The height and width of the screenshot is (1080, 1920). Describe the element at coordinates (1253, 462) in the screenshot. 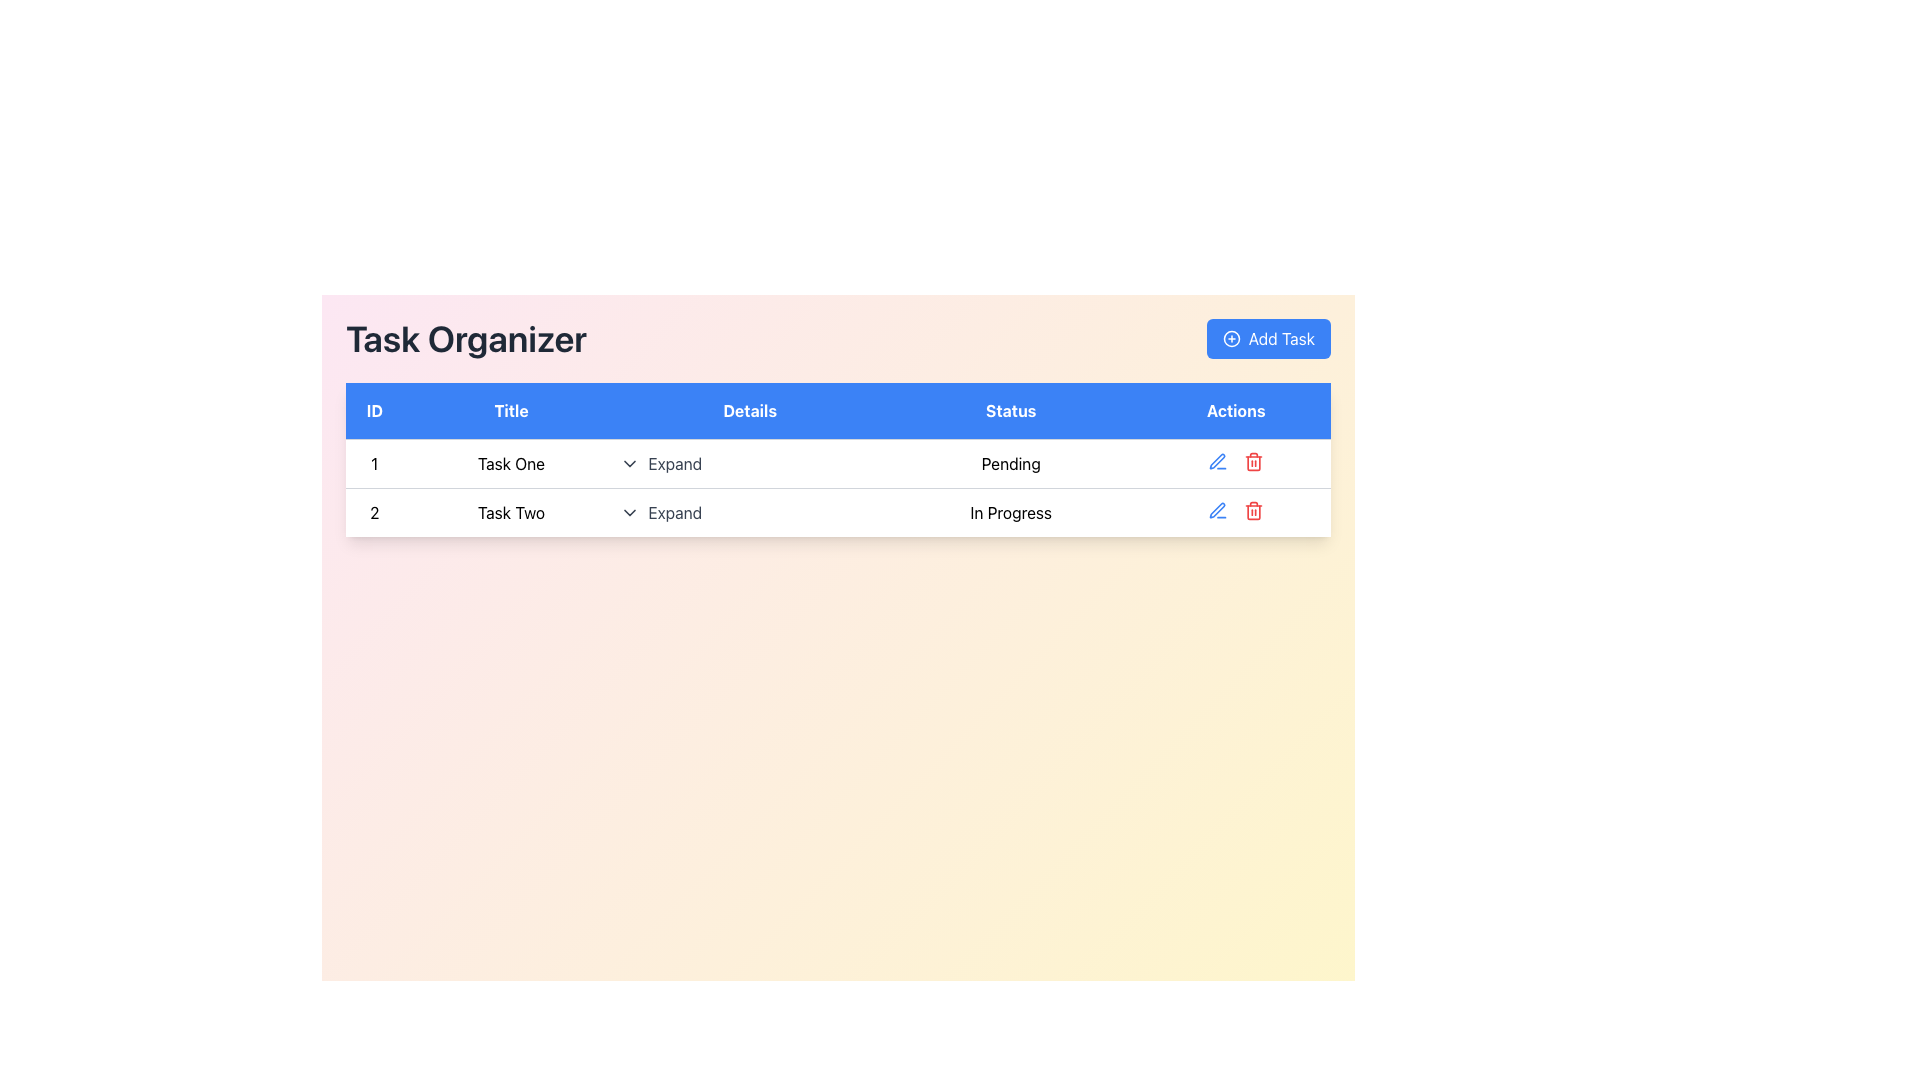

I see `the delete button icon located in the Actions column of the second row` at that location.